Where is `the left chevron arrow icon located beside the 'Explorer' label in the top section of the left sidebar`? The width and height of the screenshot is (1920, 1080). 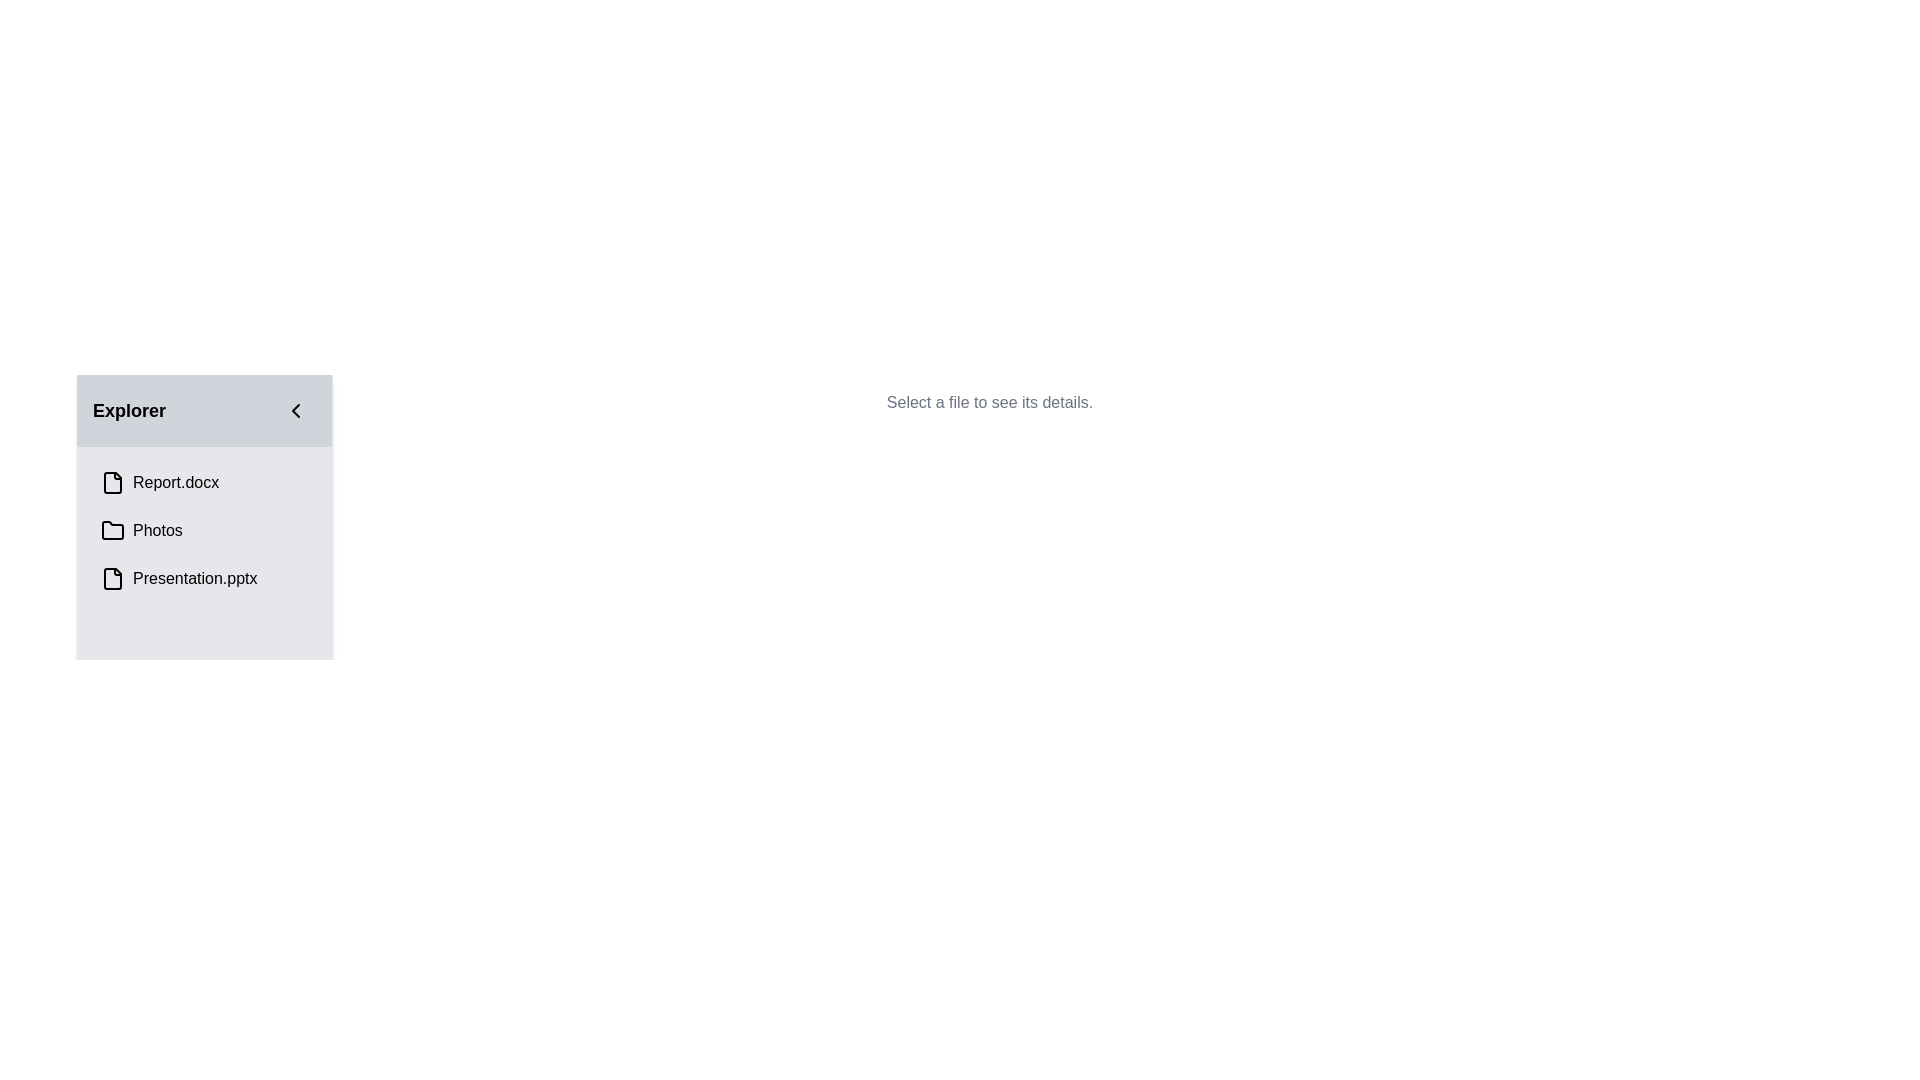
the left chevron arrow icon located beside the 'Explorer' label in the top section of the left sidebar is located at coordinates (295, 410).